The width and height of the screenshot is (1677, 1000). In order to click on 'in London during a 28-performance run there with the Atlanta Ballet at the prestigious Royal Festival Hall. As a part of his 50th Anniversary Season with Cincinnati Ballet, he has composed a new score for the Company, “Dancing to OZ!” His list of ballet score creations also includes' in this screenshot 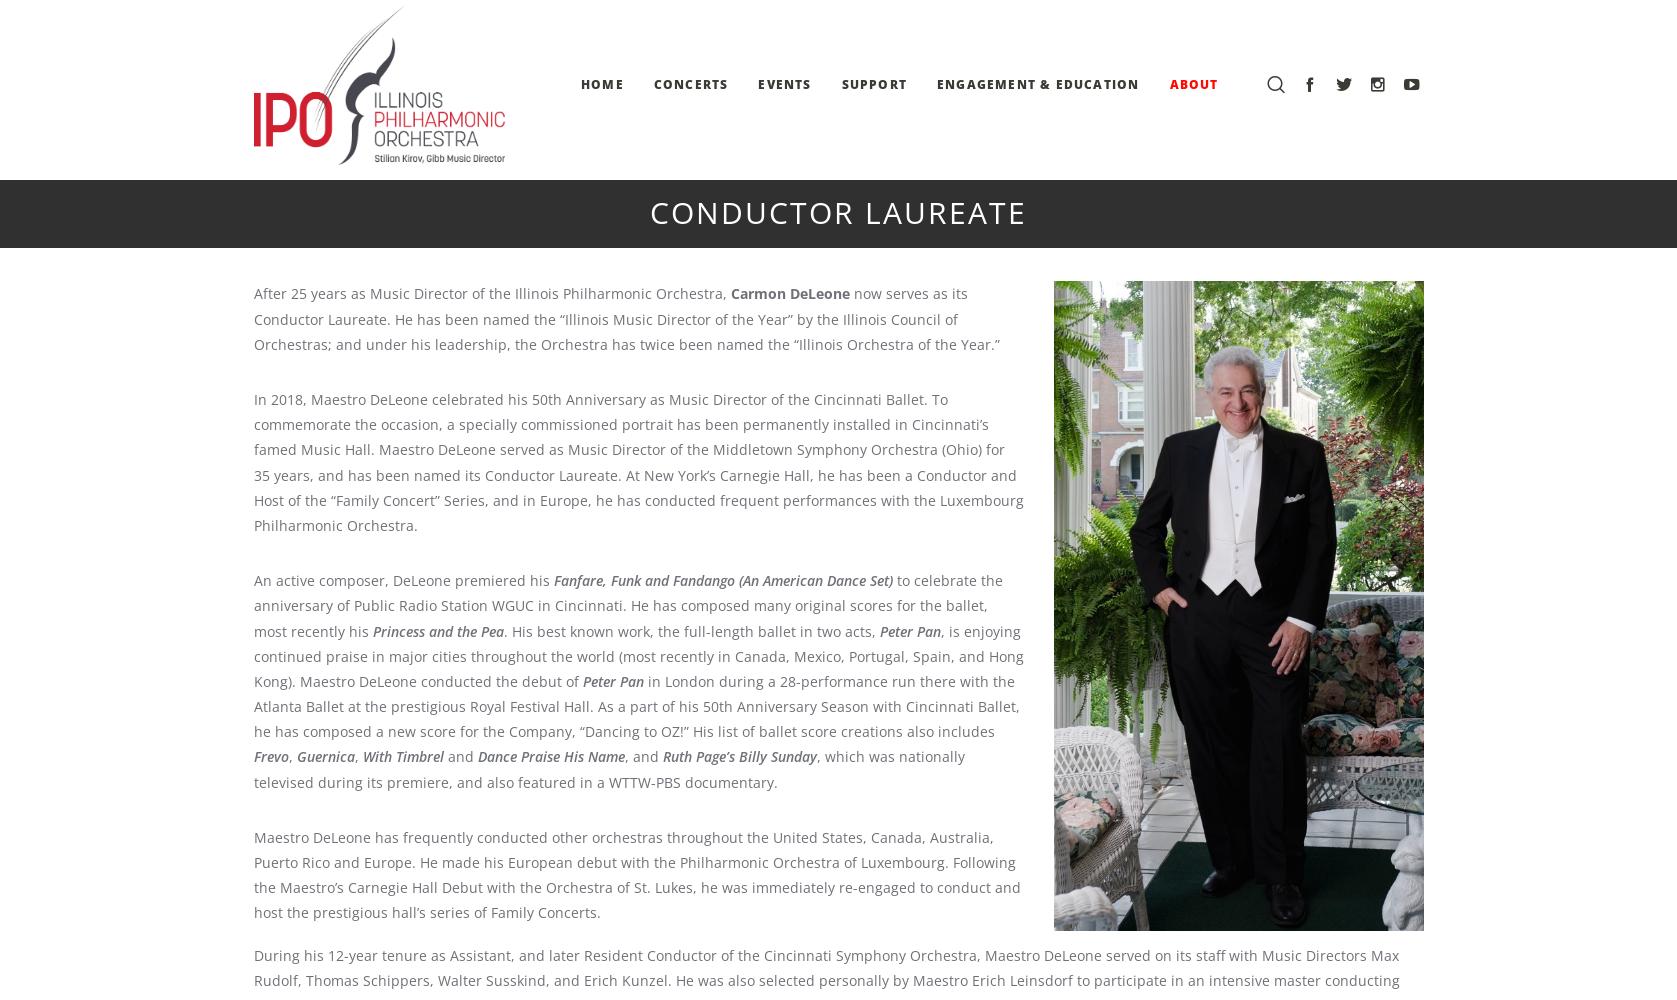, I will do `click(635, 705)`.